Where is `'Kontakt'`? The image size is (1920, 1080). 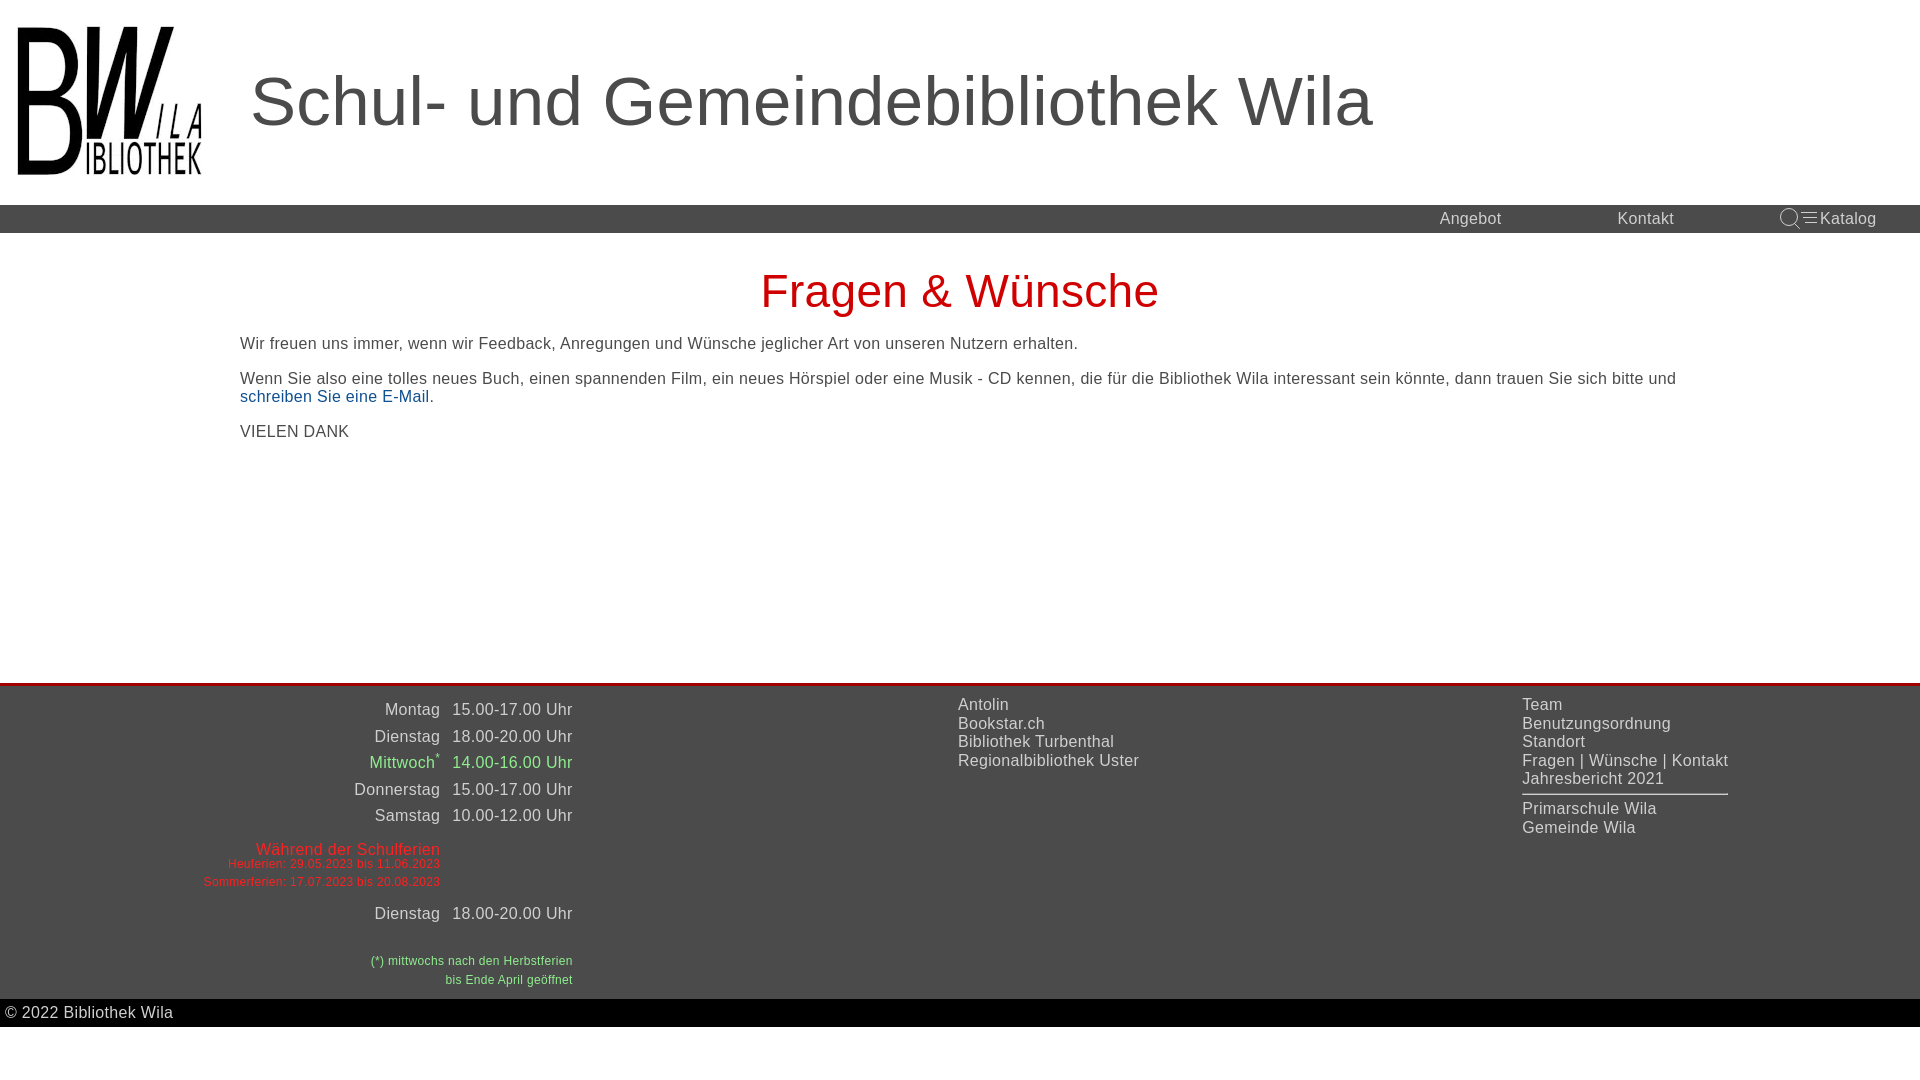
'Kontakt' is located at coordinates (1699, 760).